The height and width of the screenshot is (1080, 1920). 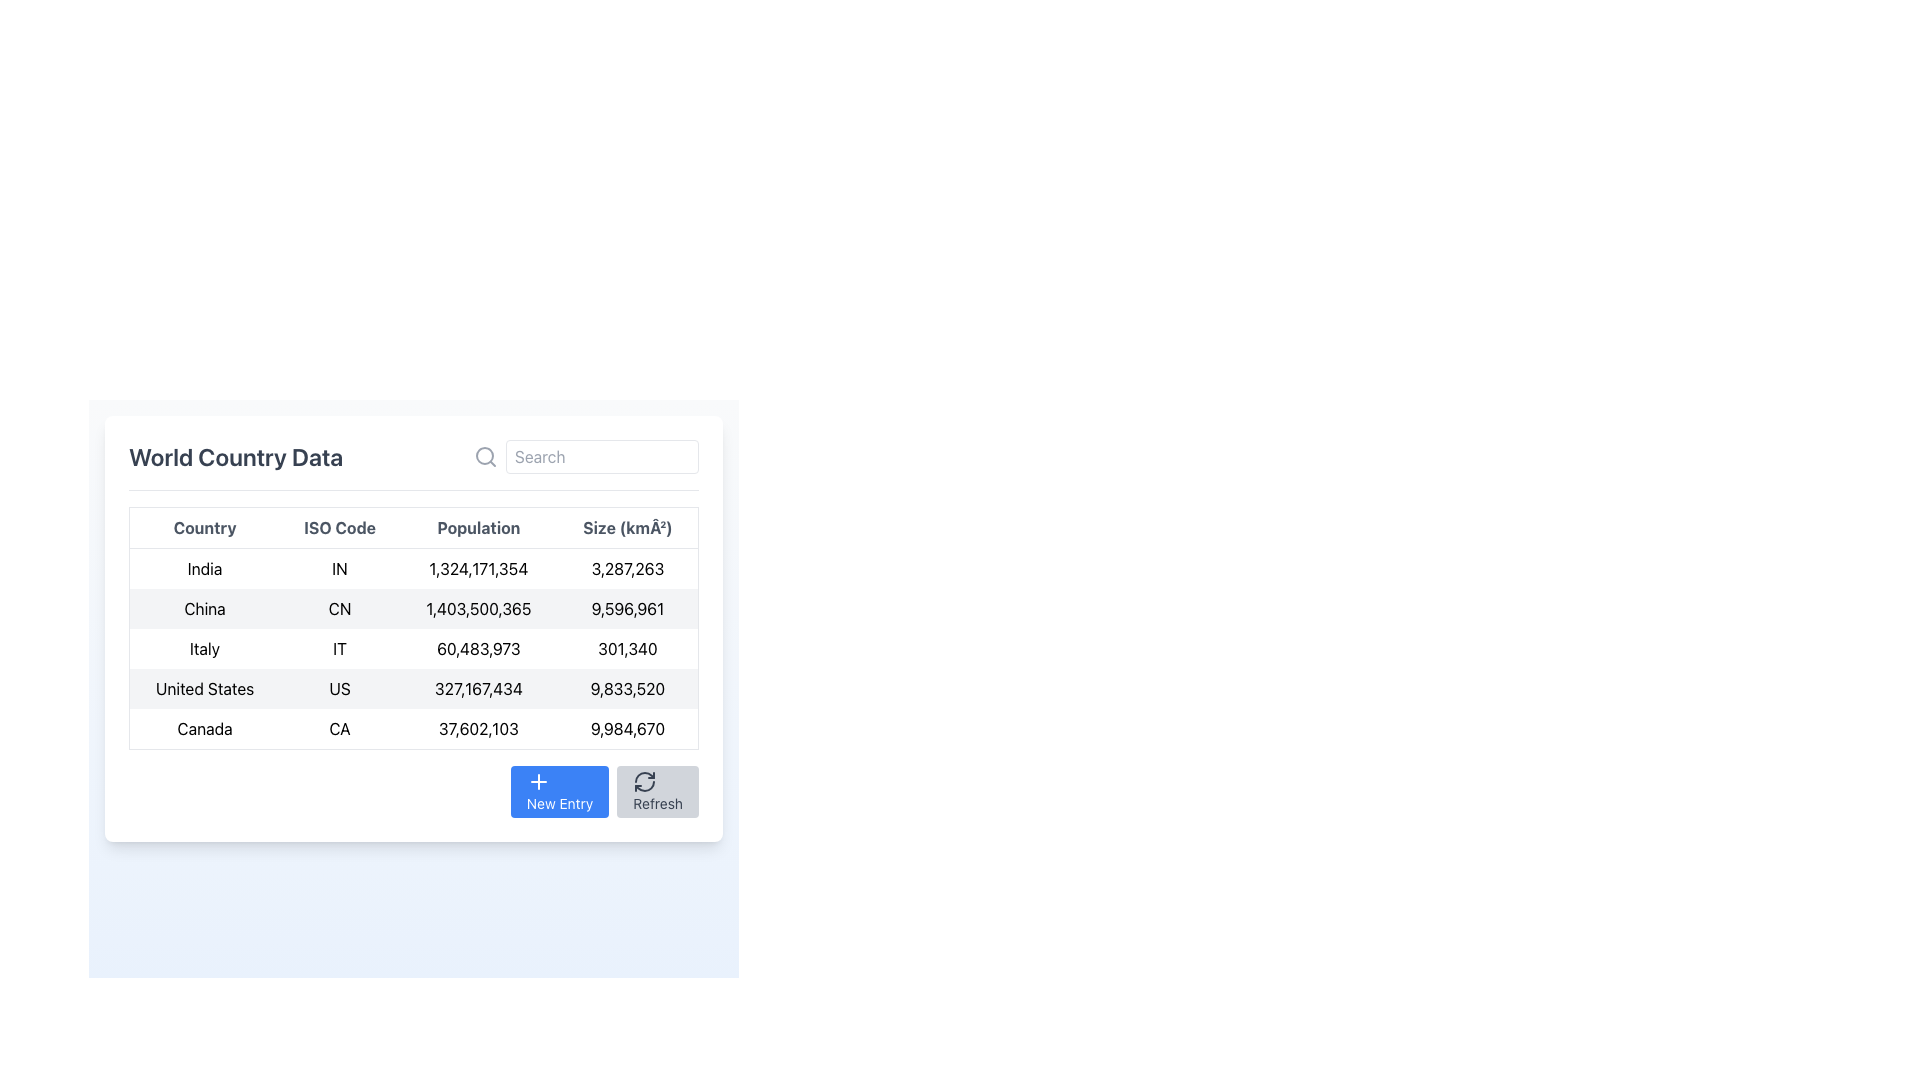 What do you see at coordinates (477, 527) in the screenshot?
I see `the 'Population' header text label in the third column of the data table, which is located below the search bar and the title 'World Country Data'` at bounding box center [477, 527].